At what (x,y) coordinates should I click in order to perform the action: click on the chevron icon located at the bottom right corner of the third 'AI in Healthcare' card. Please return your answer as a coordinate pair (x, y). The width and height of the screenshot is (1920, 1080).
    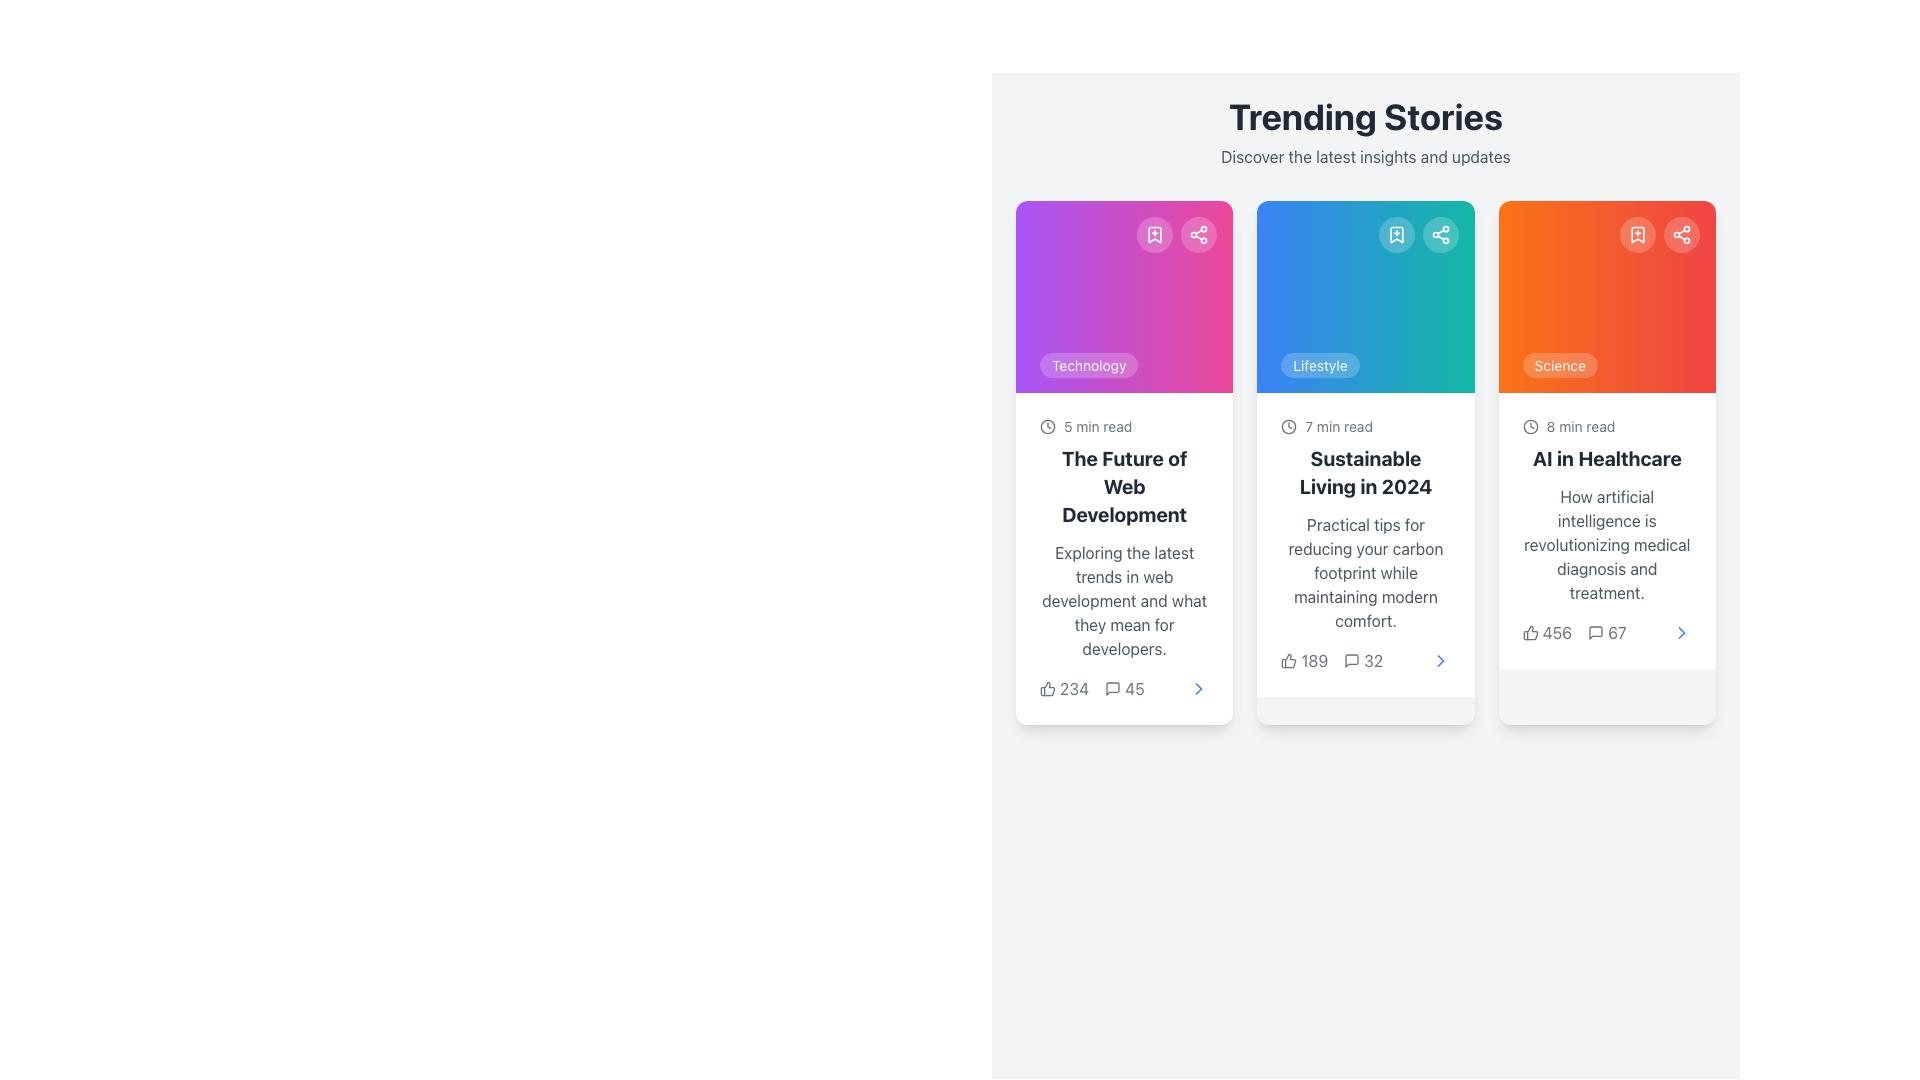
    Looking at the image, I should click on (1680, 632).